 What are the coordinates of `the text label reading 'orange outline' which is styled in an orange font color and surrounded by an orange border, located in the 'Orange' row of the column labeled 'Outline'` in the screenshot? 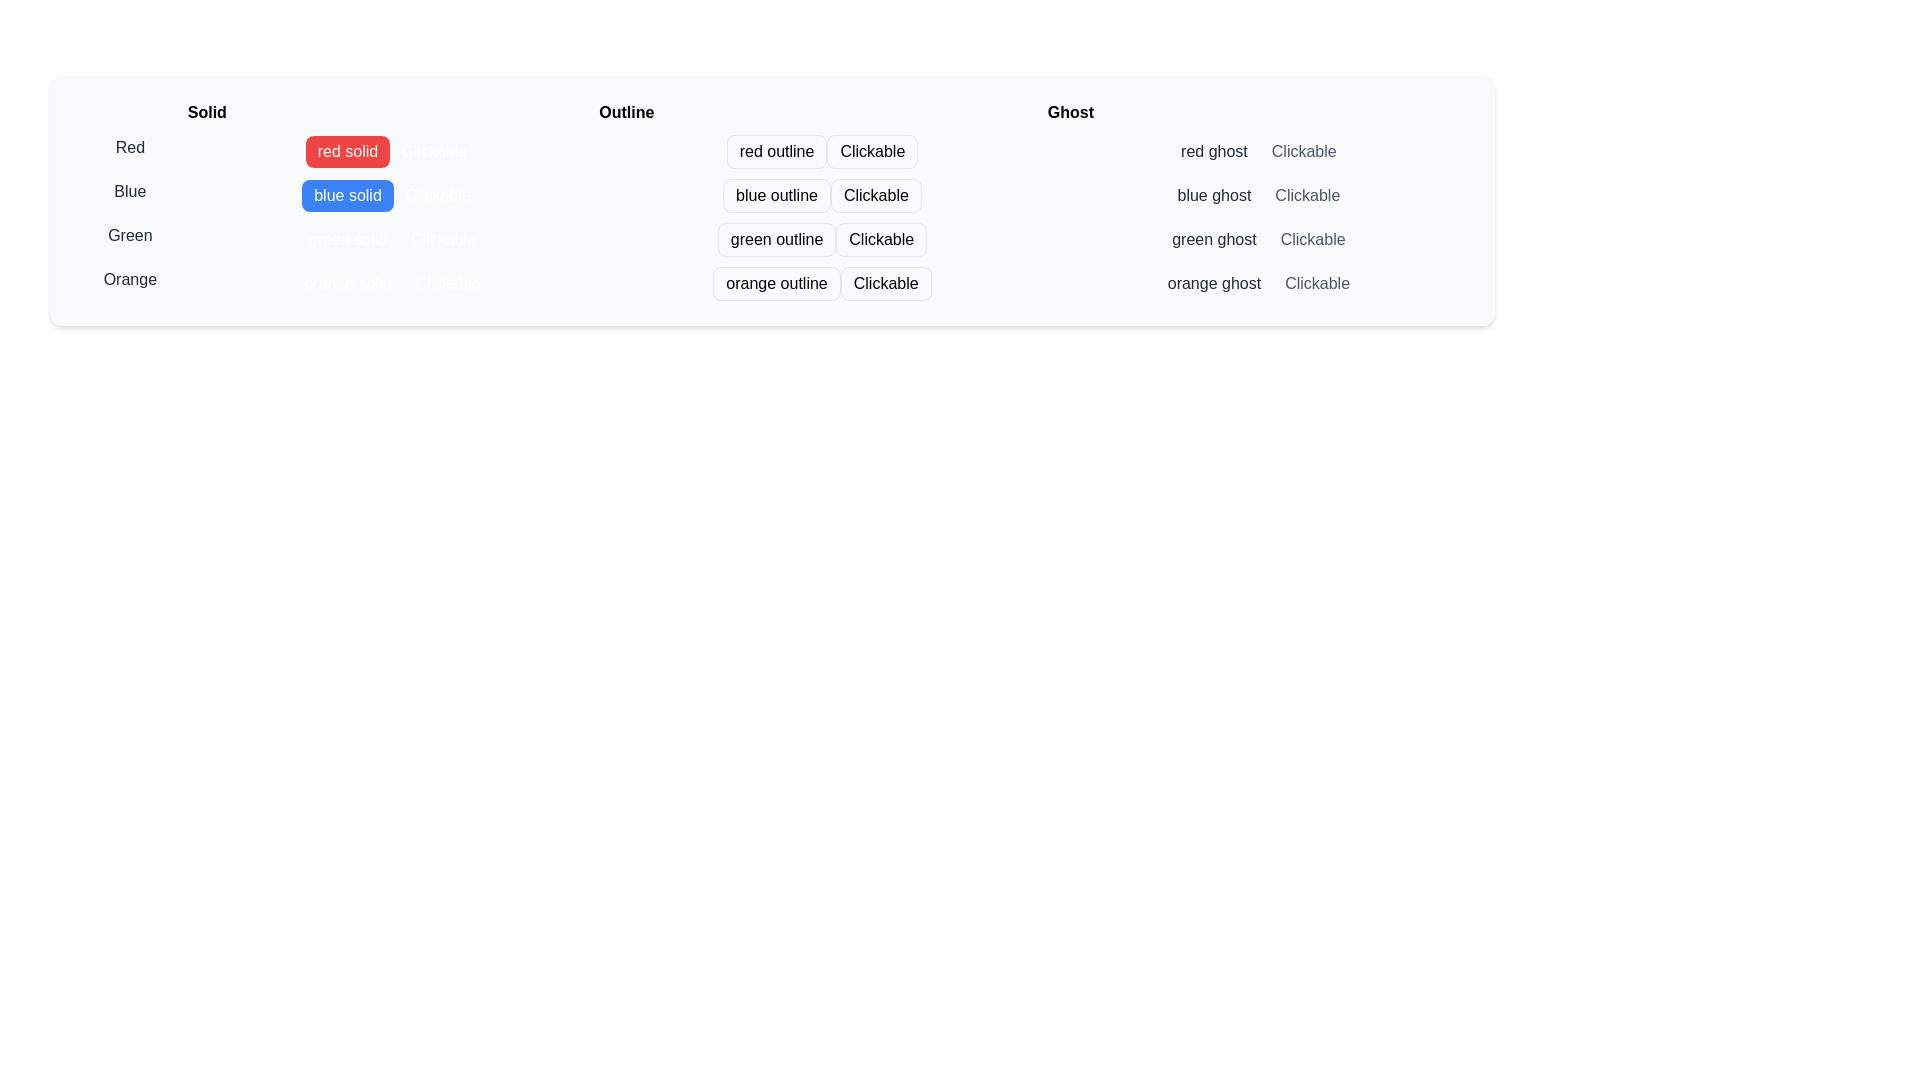 It's located at (771, 280).